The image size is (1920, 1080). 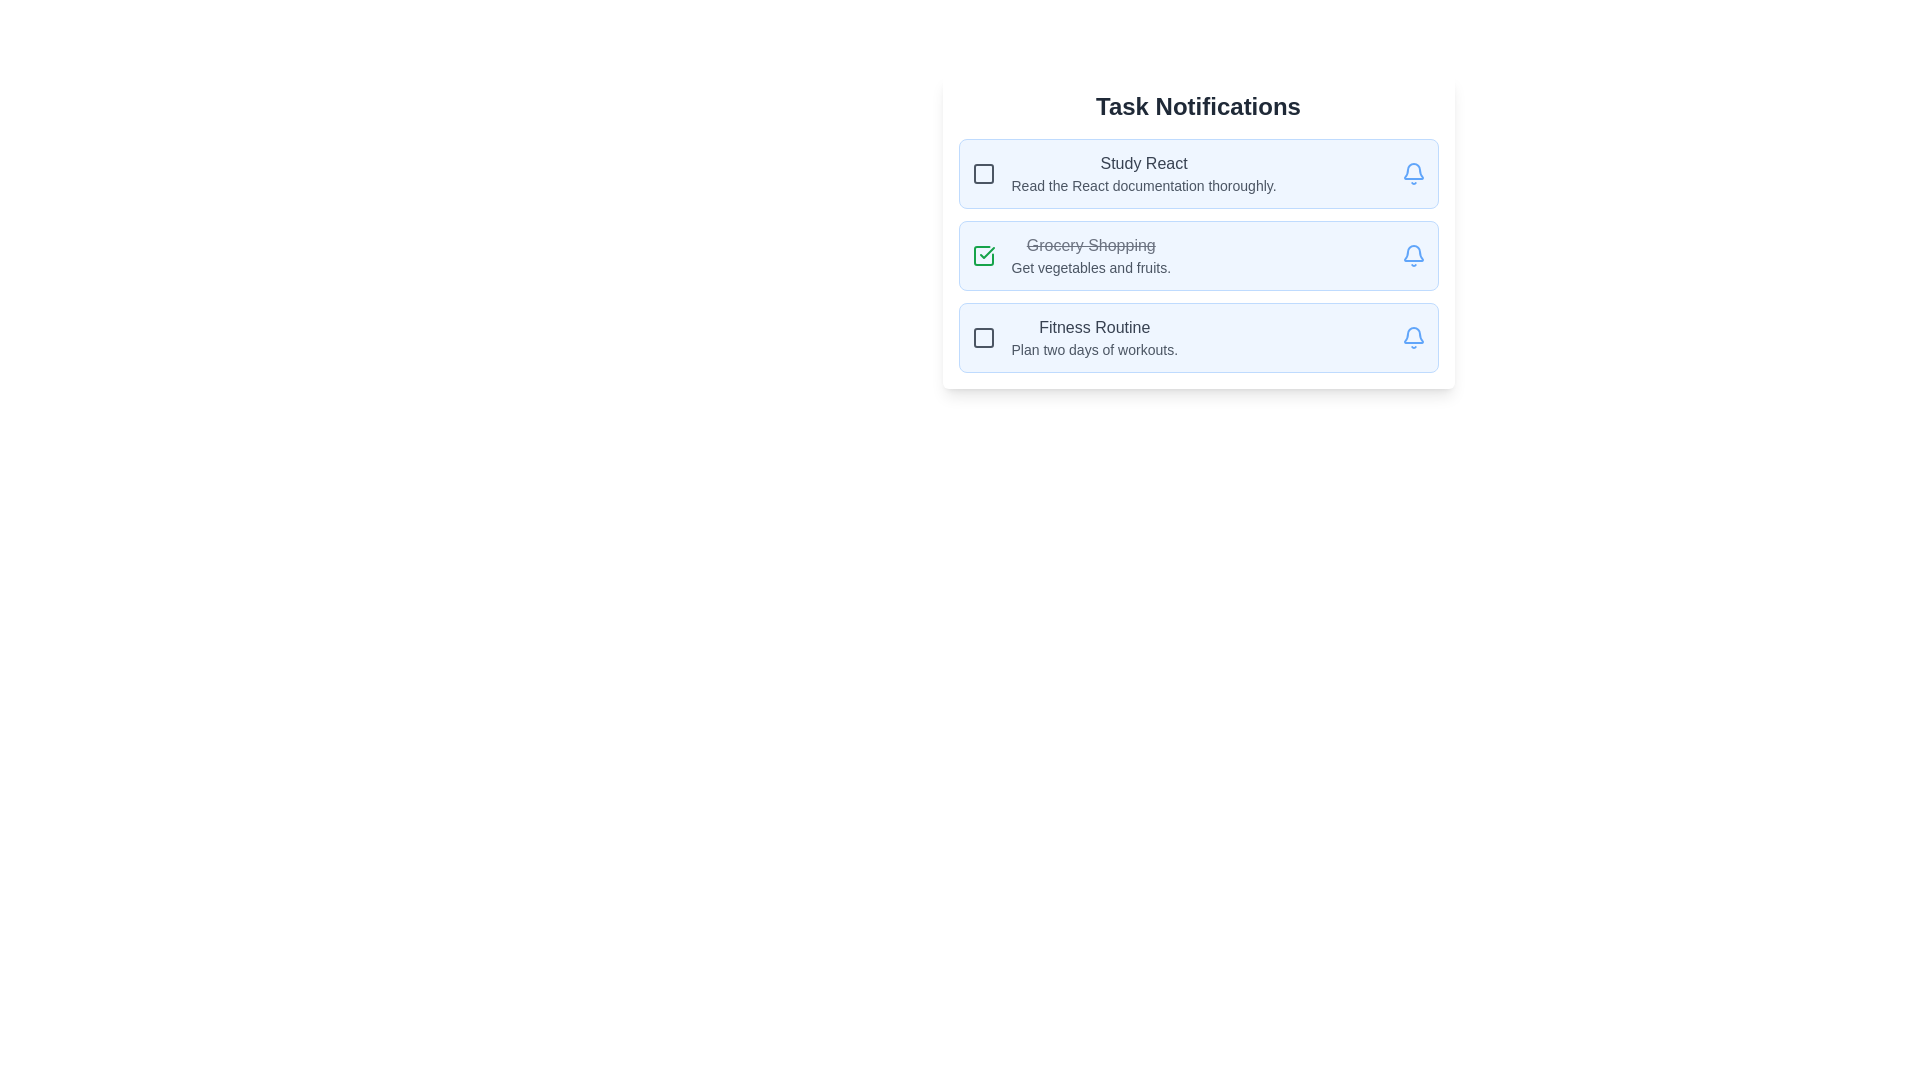 What do you see at coordinates (1090, 254) in the screenshot?
I see `text content of the text label that displays 'Grocery Shopping' with a line-through styling and the details 'Get vegetables and fruits.' located in the second row under 'Task Notifications'` at bounding box center [1090, 254].